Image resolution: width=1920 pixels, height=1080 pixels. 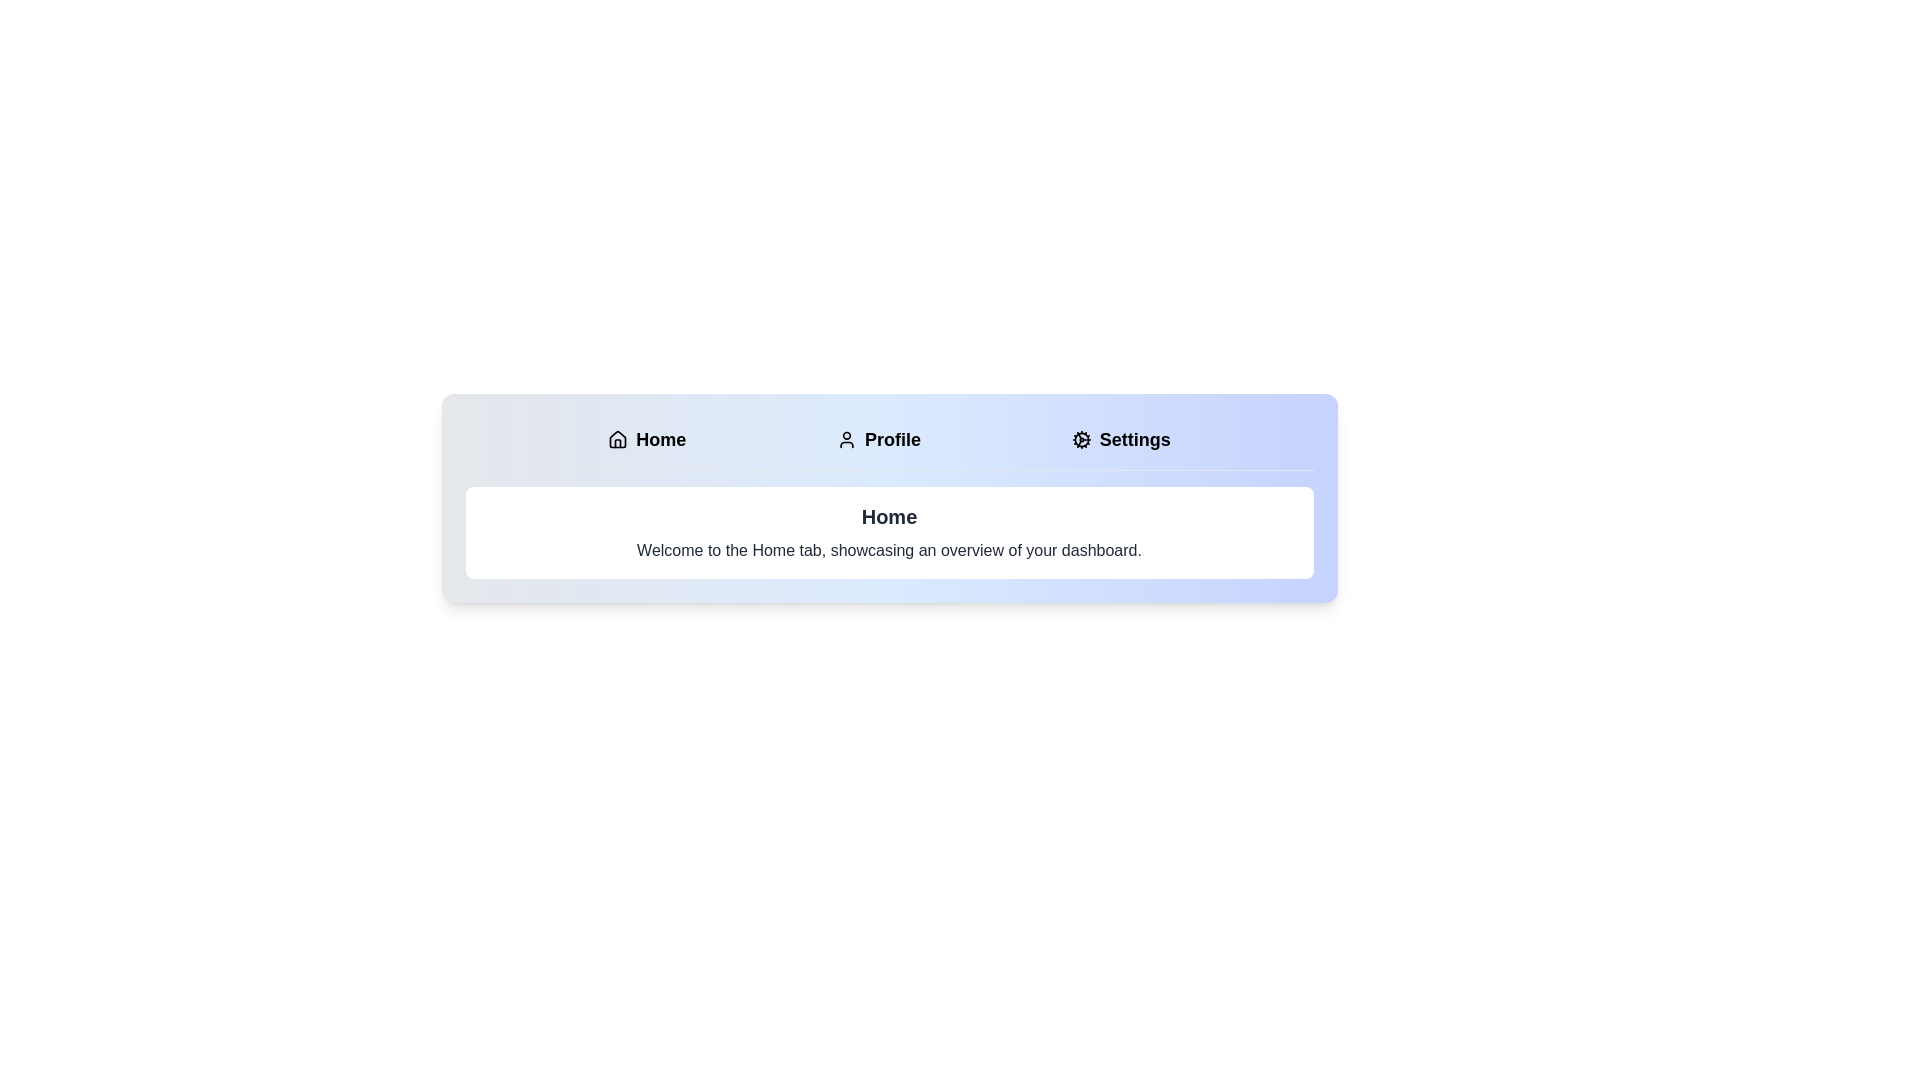 I want to click on the circular gear icon located on the far-right side of the navigation bar, which is part of a cog-shaped structure above the 'Settings' label, so click(x=1080, y=438).